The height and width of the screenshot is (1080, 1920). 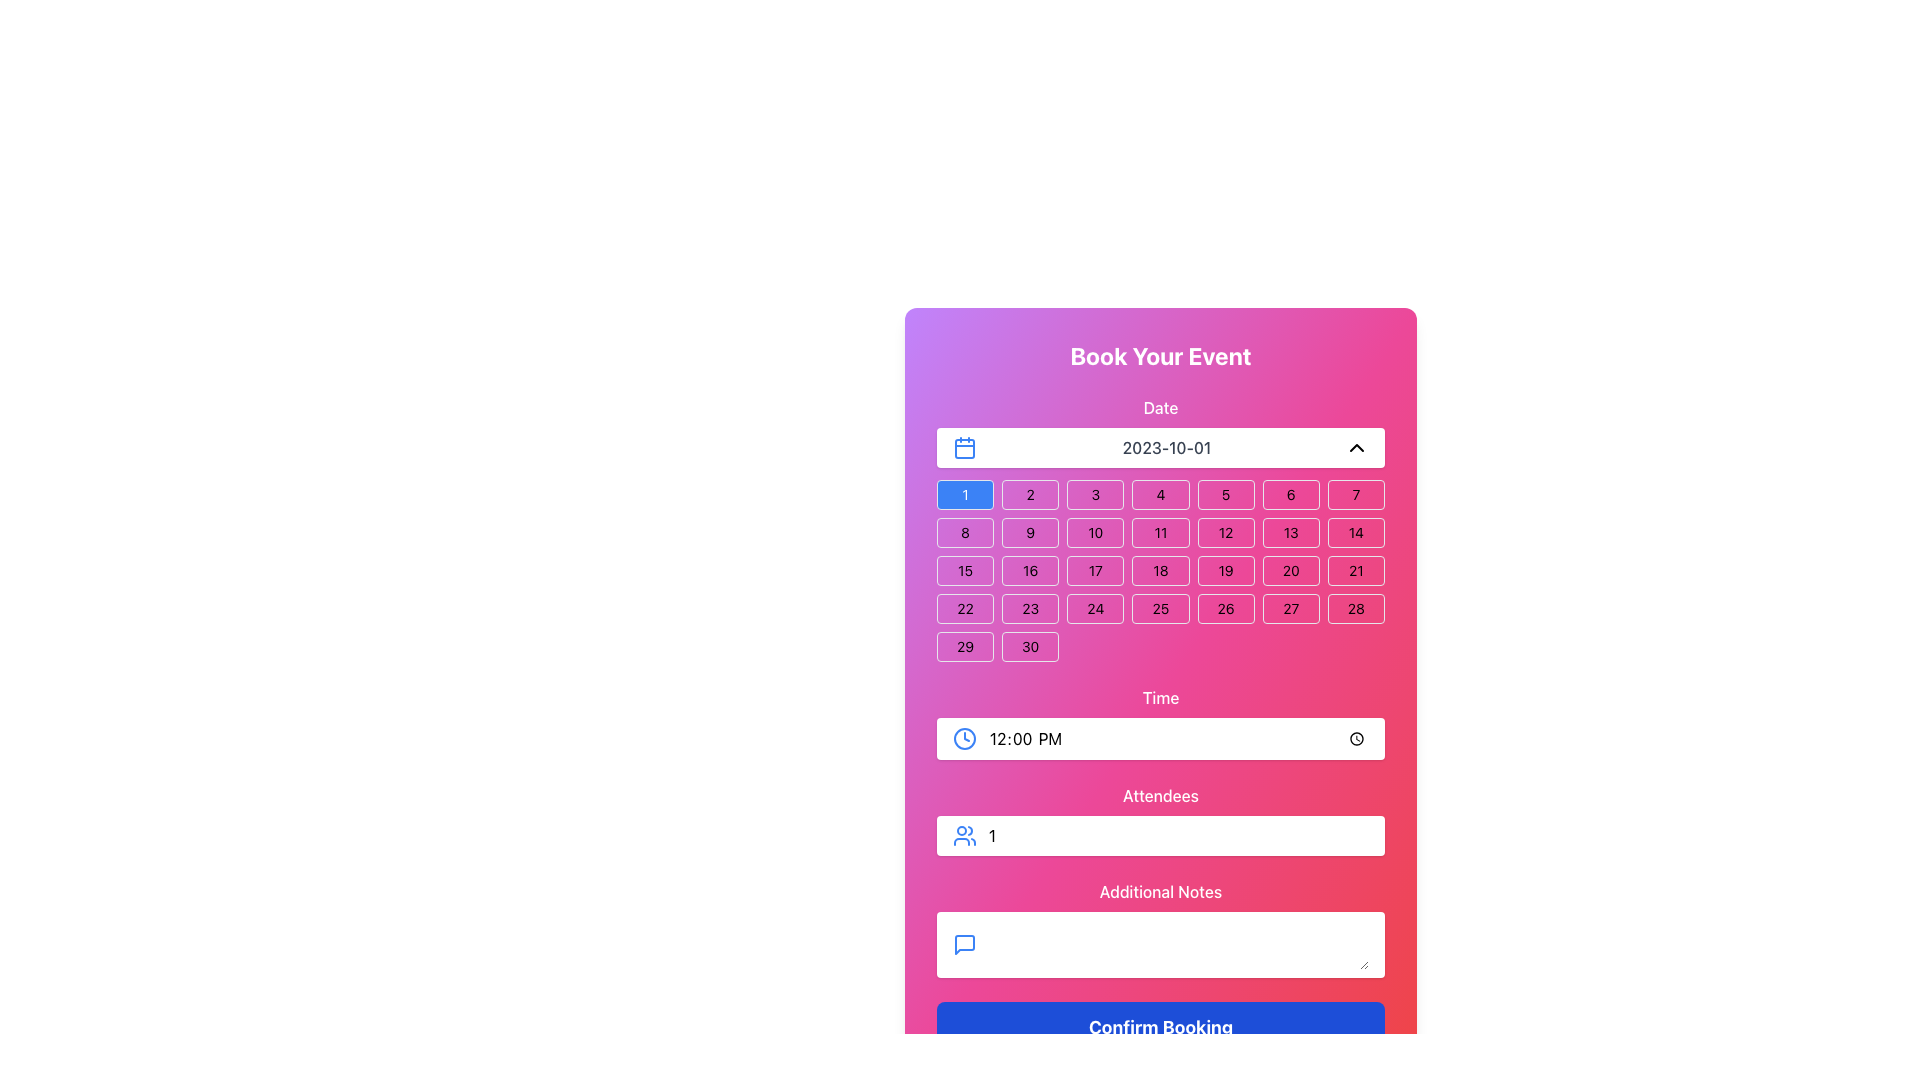 What do you see at coordinates (1030, 494) in the screenshot?
I see `the button representing the 2nd day of the month` at bounding box center [1030, 494].